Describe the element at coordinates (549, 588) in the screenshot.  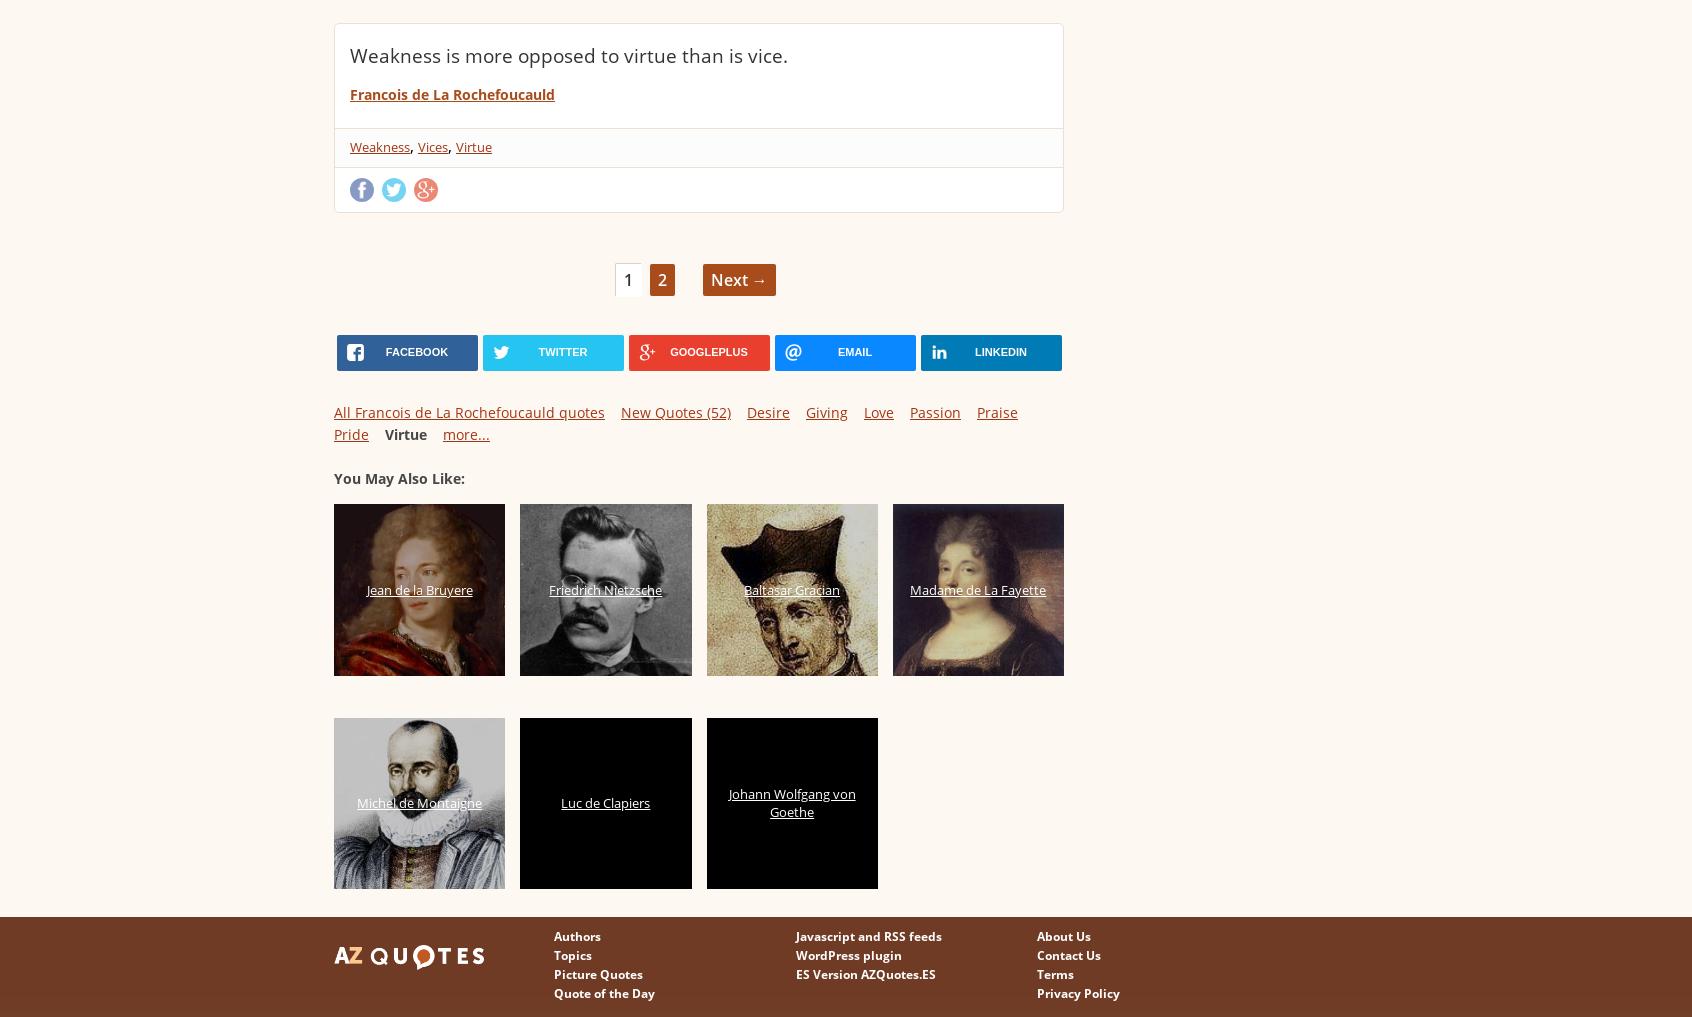
I see `'Friedrich Nietzsche'` at that location.